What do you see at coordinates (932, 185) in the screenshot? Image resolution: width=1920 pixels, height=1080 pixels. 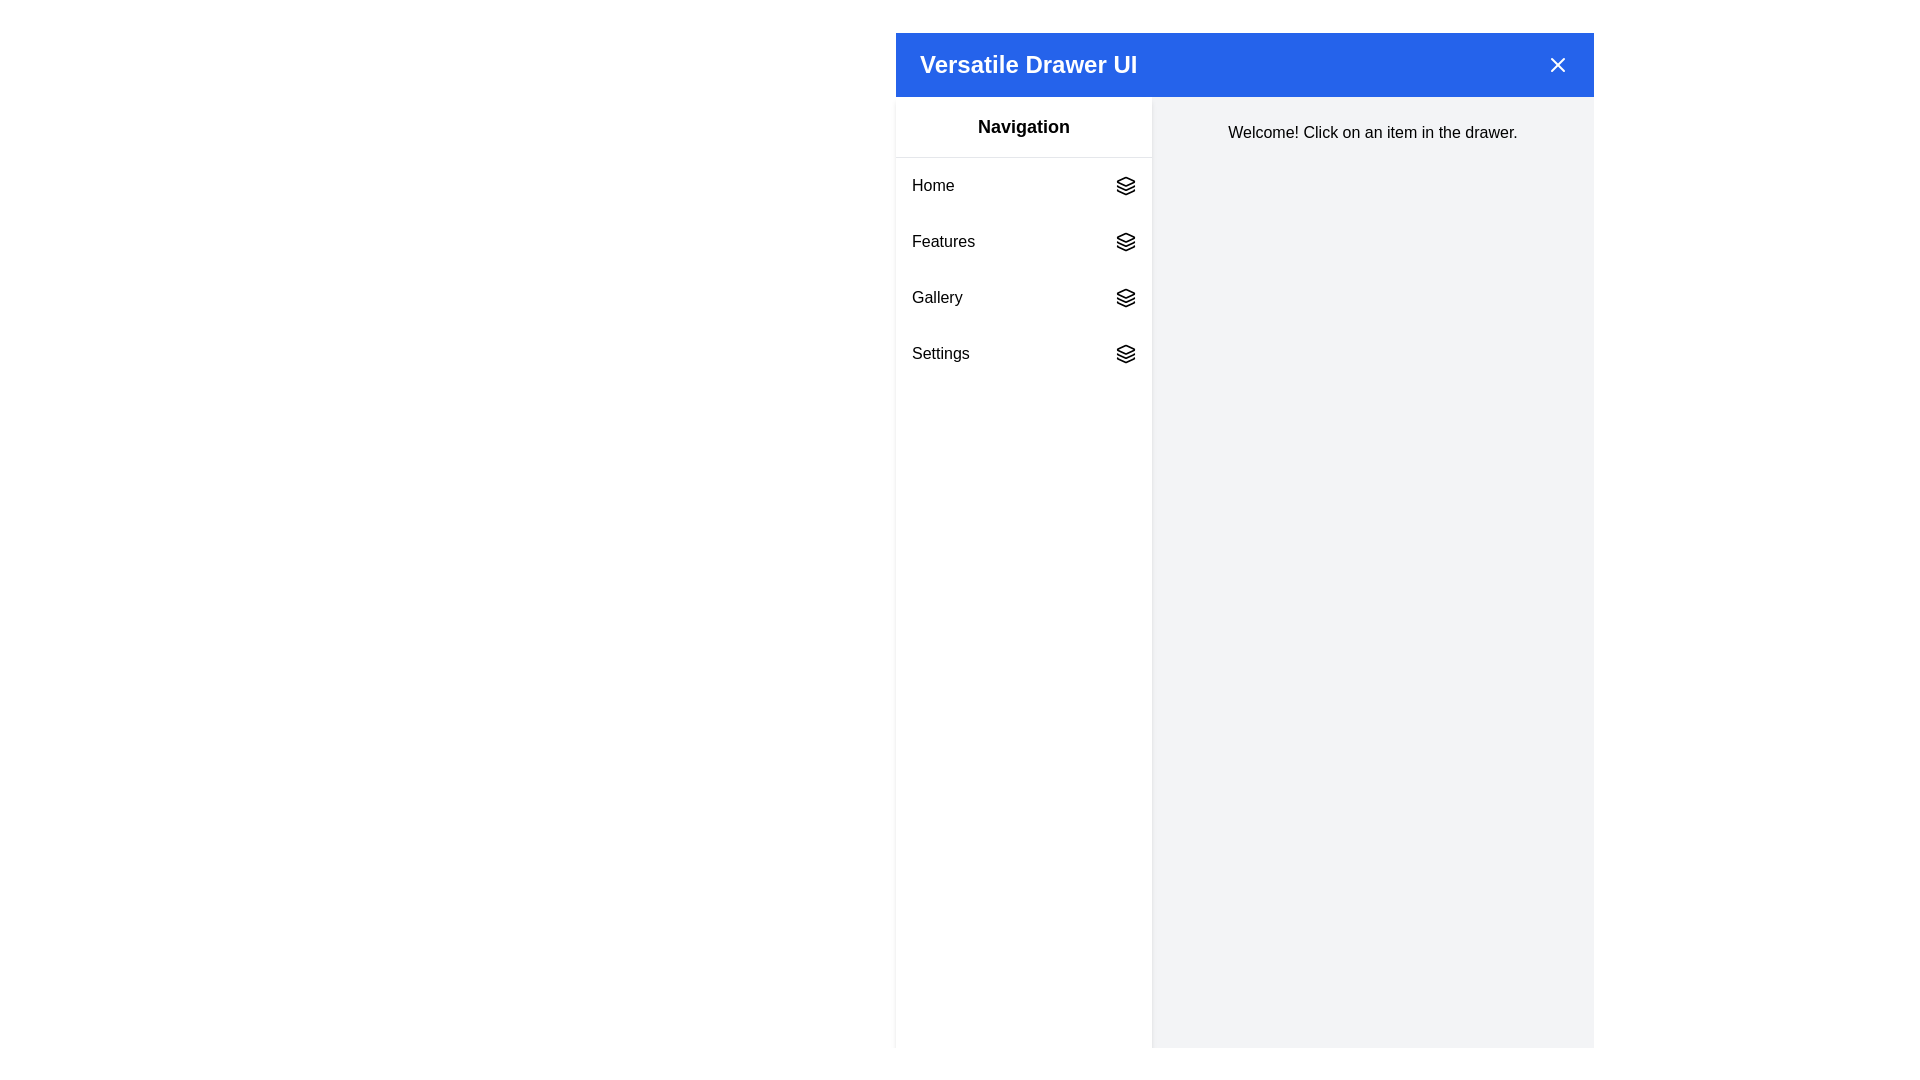 I see `the 'Home' text label element in the vertical navigation menu, which is styled in a standard sans-serif font and positioned at the top of the list` at bounding box center [932, 185].